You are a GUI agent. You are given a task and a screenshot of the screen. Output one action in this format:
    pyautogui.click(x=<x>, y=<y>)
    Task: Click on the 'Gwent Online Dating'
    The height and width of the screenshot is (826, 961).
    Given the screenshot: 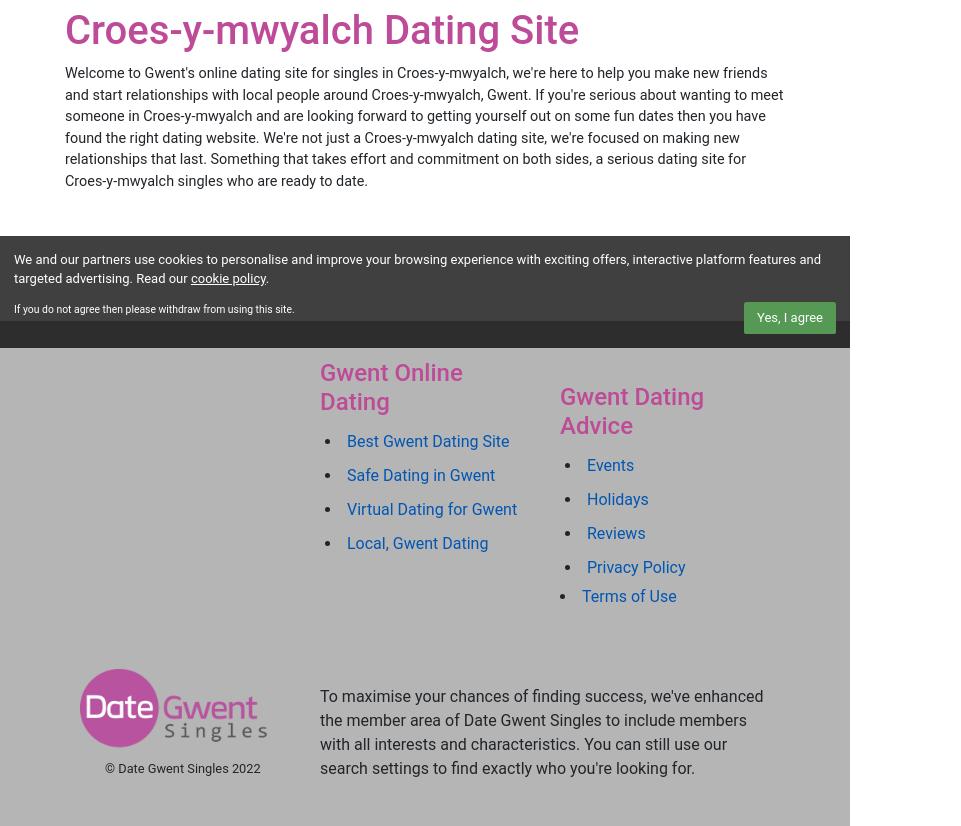 What is the action you would take?
    pyautogui.click(x=391, y=386)
    